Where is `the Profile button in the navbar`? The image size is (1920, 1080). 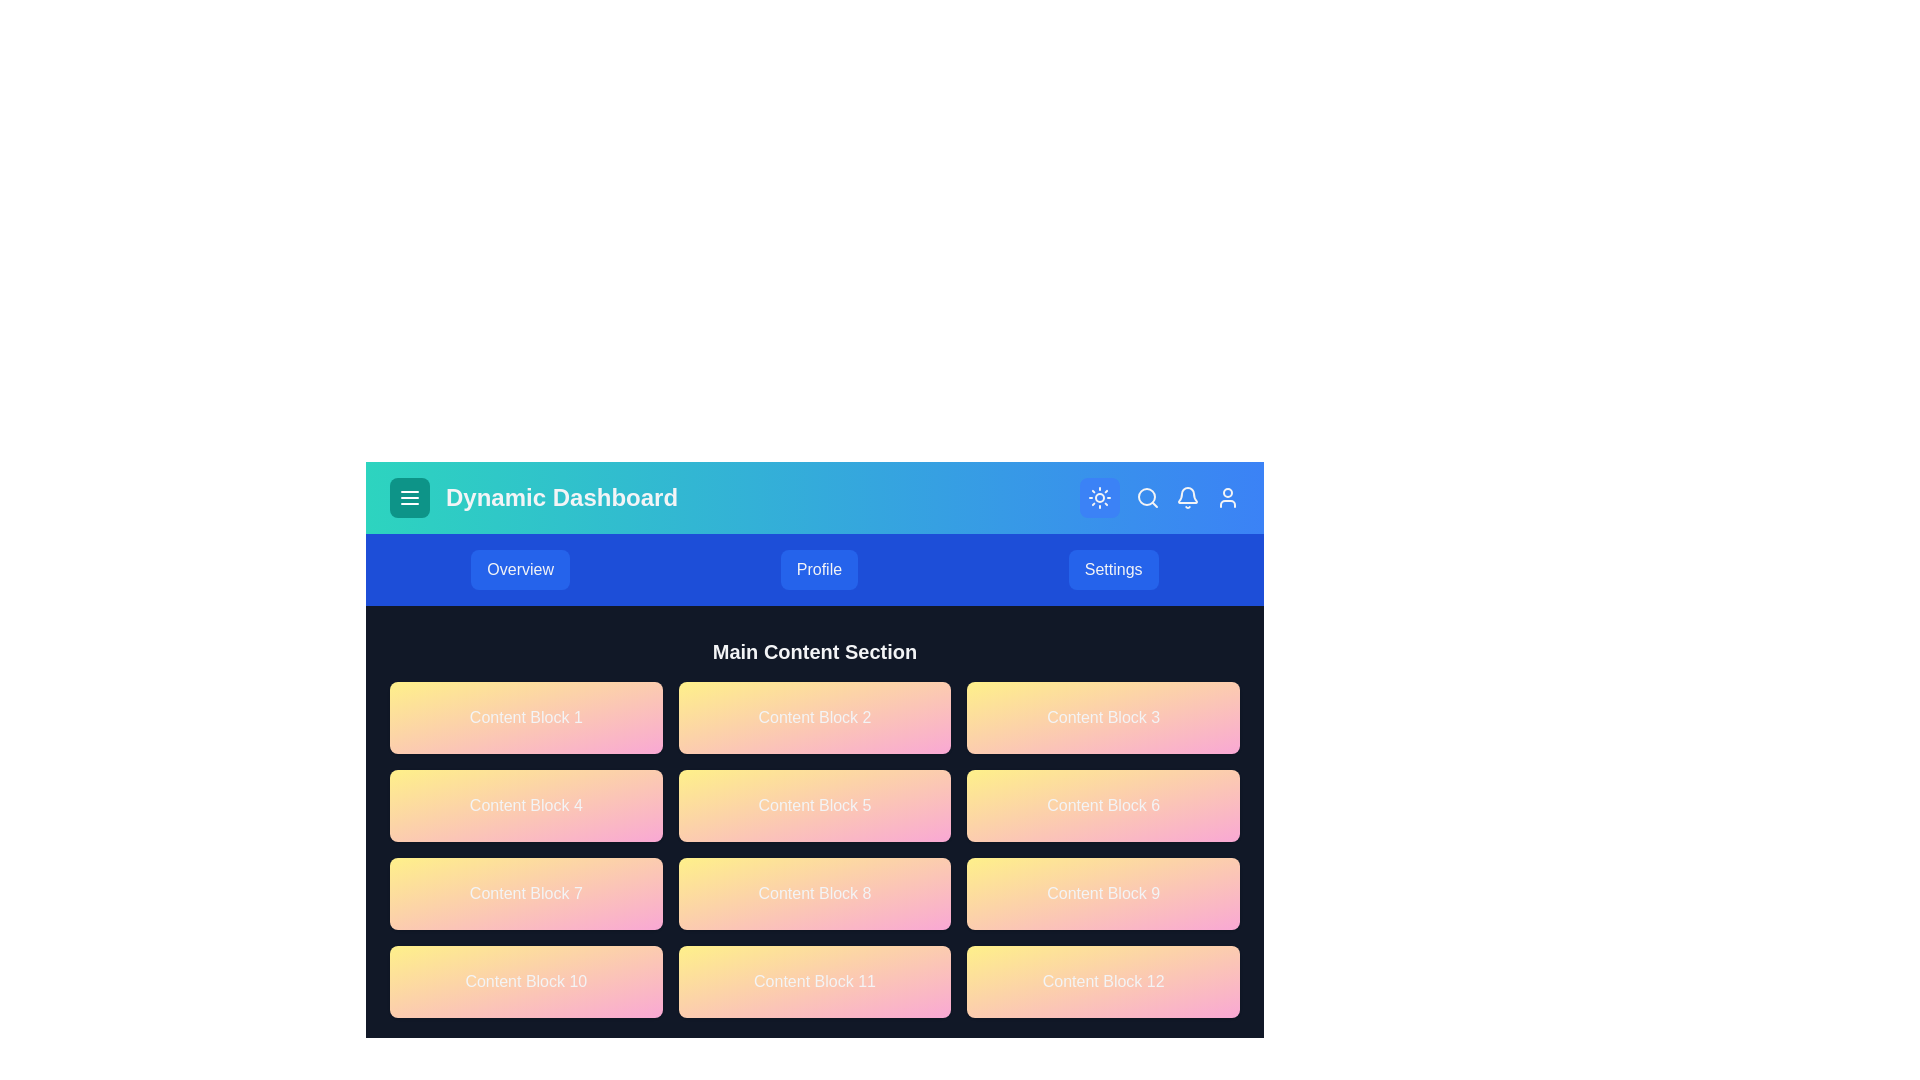 the Profile button in the navbar is located at coordinates (819, 570).